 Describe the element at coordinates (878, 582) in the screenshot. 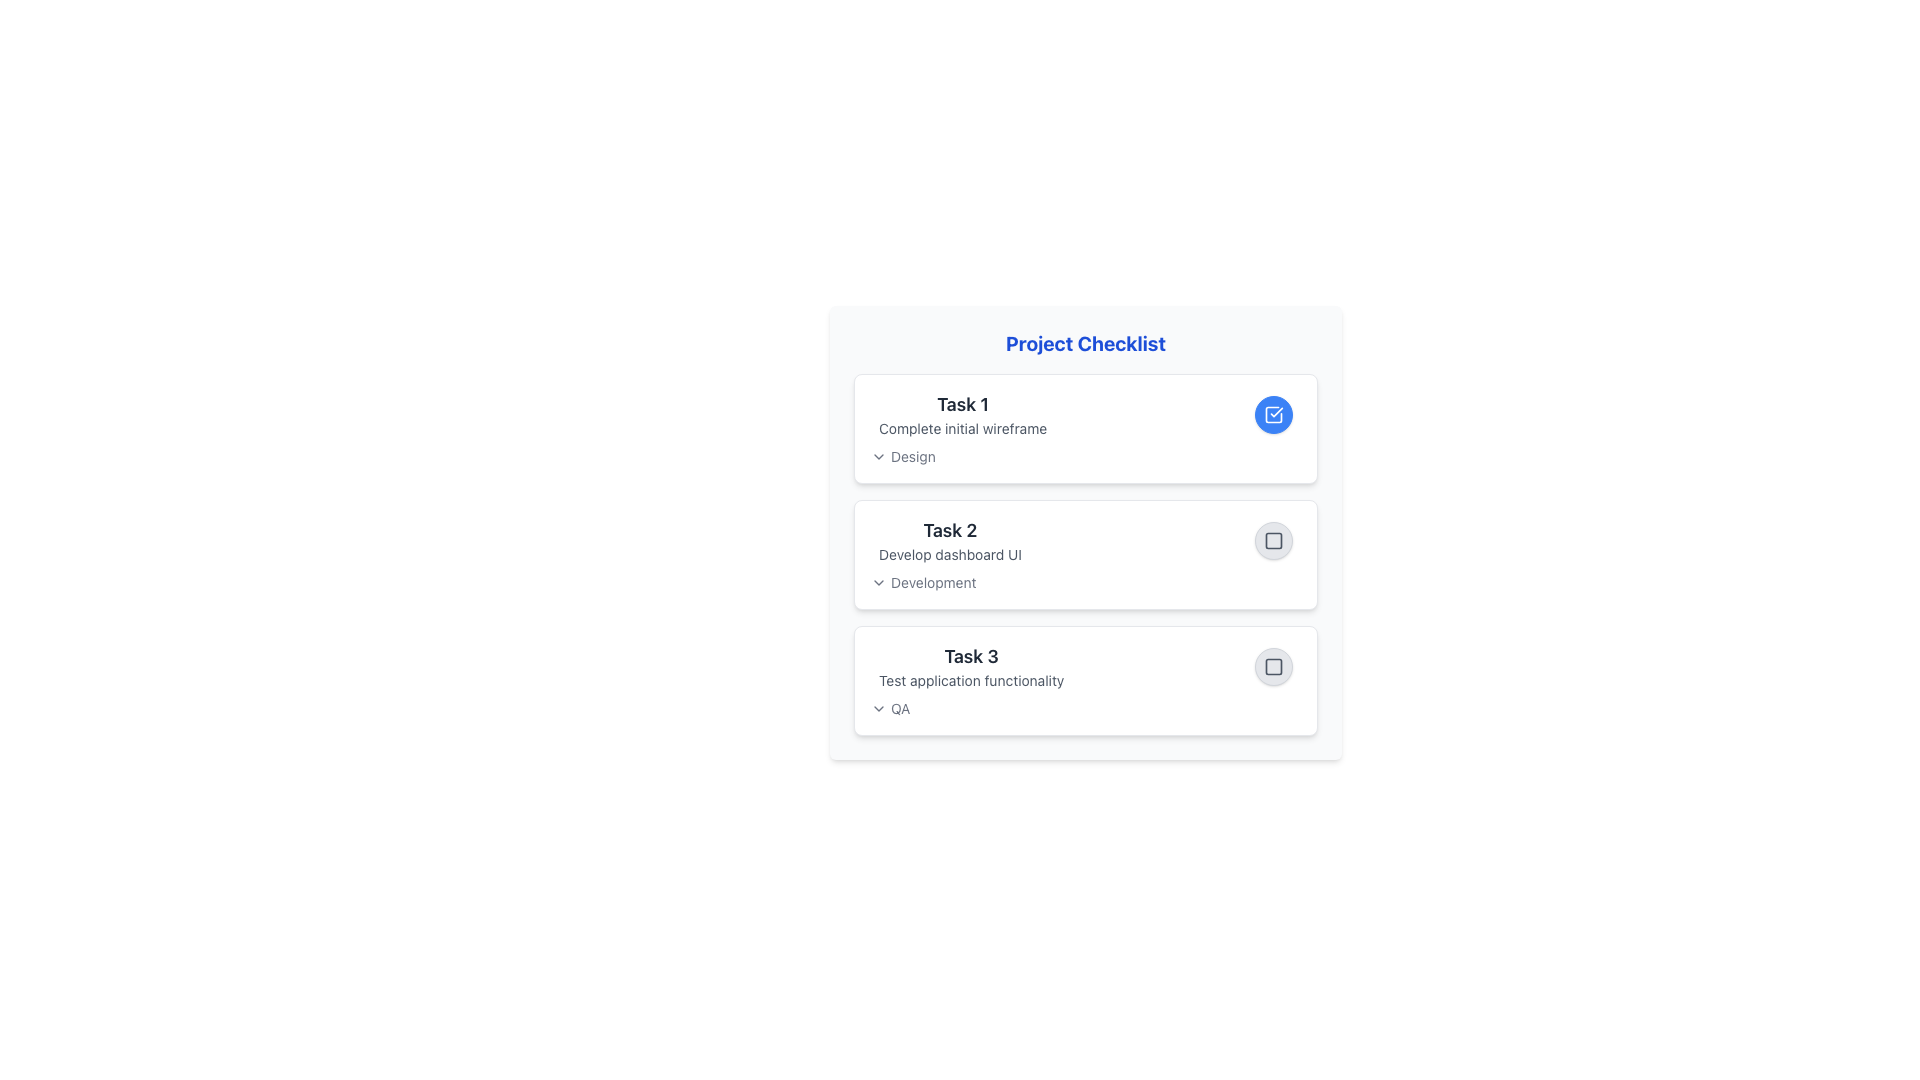

I see `the Chevron Icon located to the left of the 'Development' text in the 'Task 2' section` at that location.